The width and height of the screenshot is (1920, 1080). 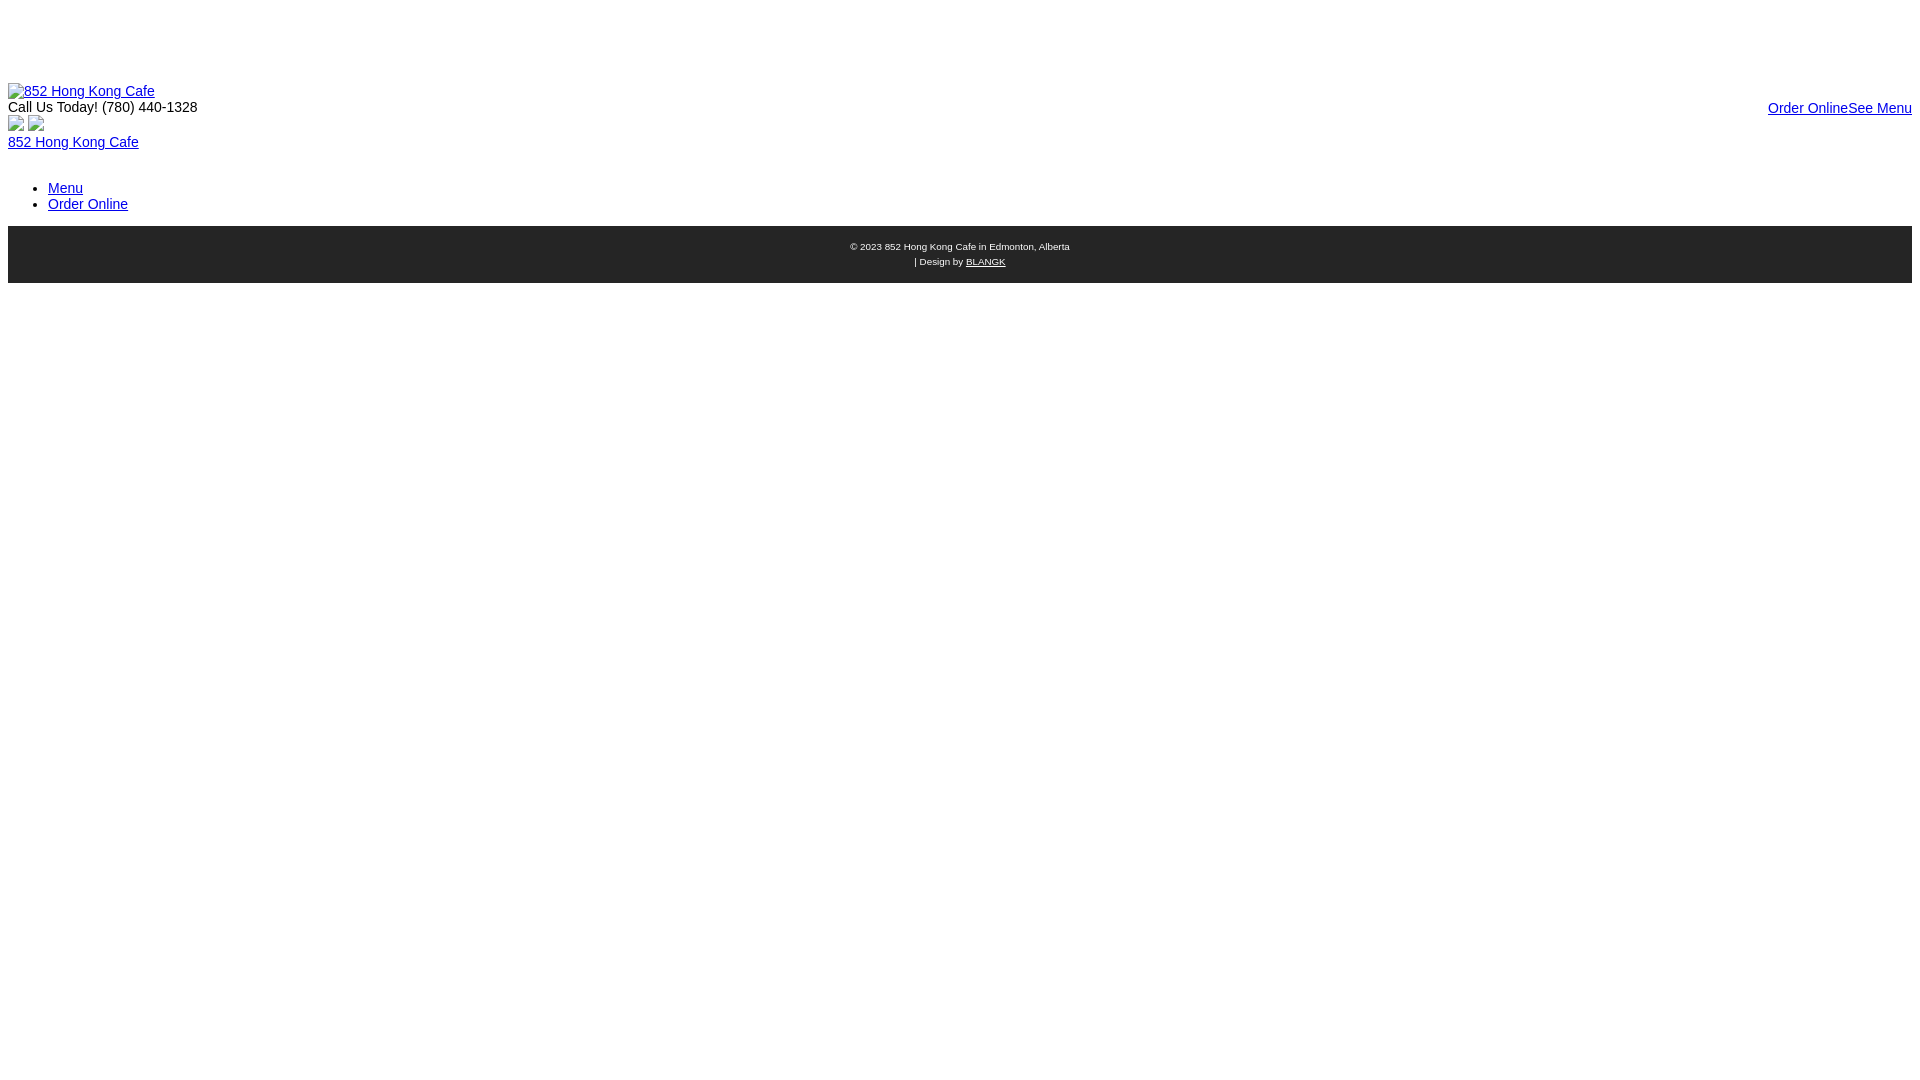 I want to click on 'Order Online', so click(x=1808, y=108).